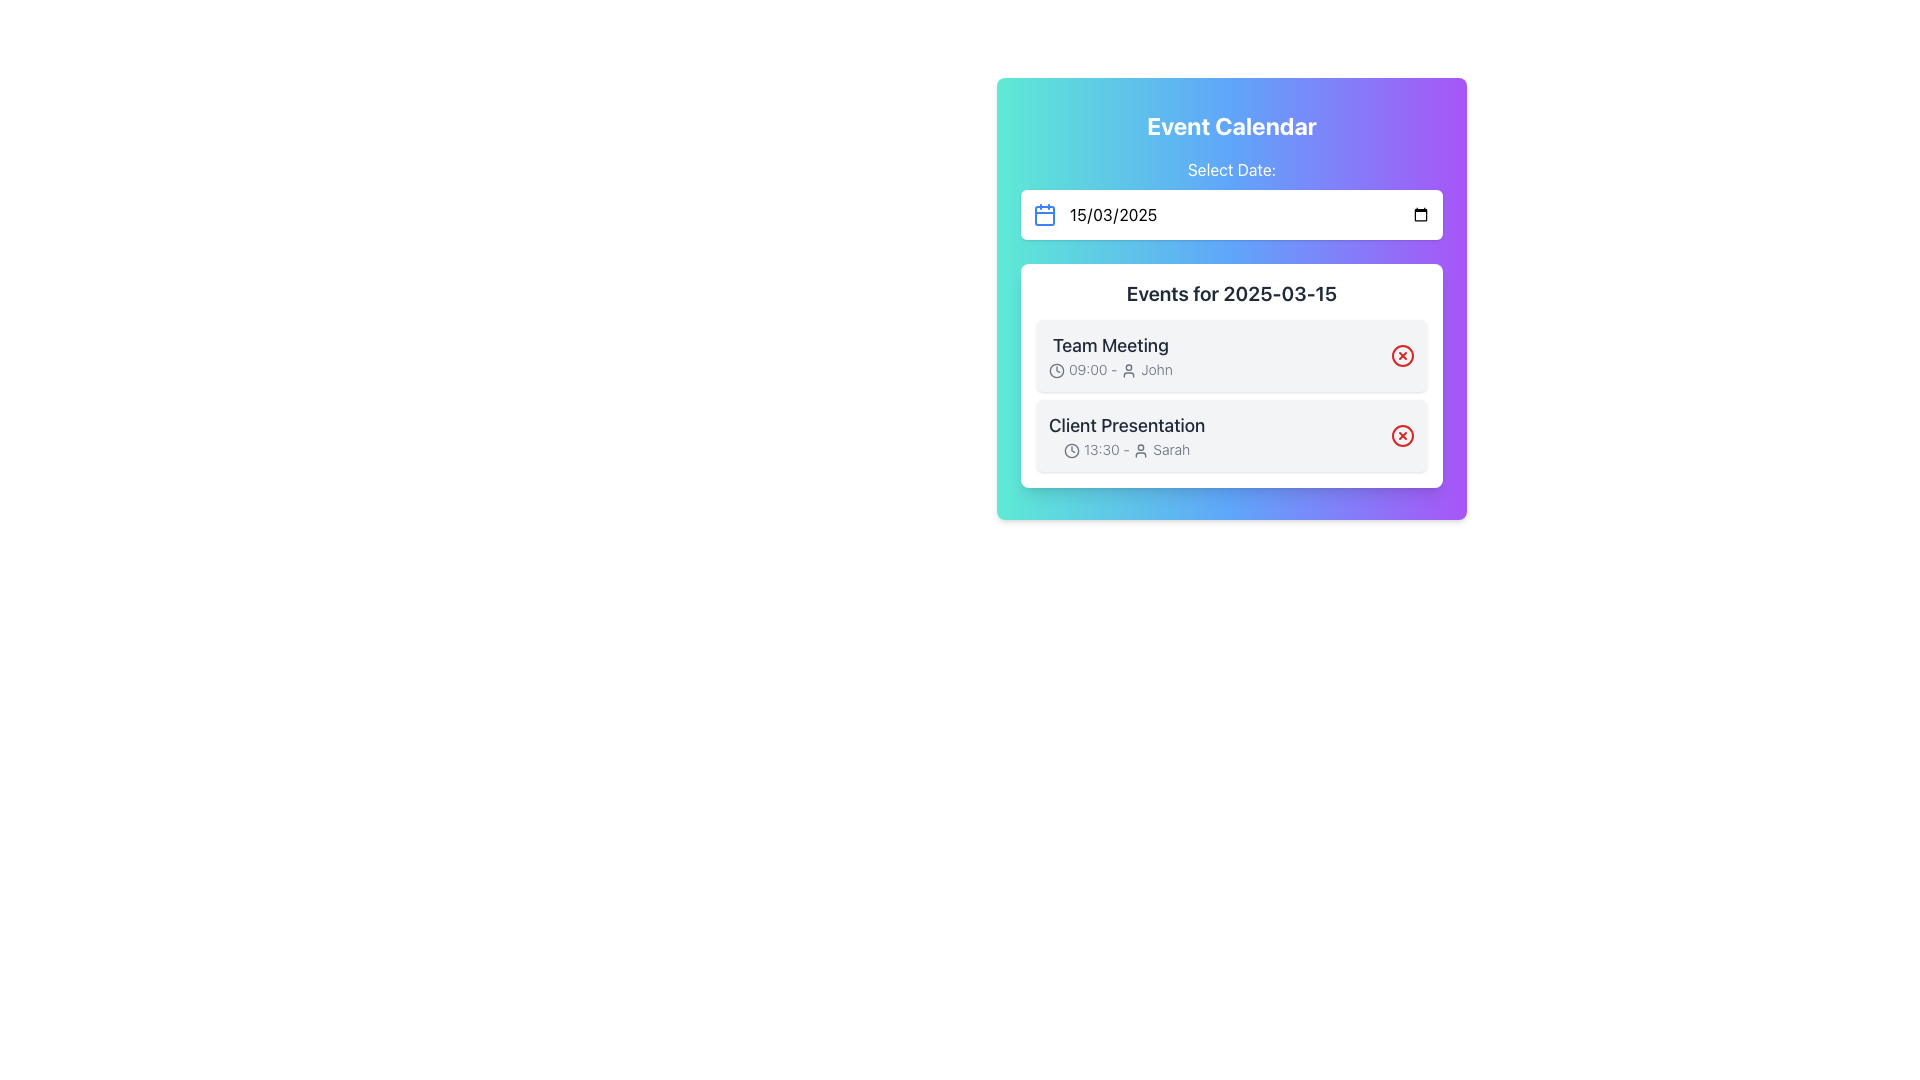 This screenshot has height=1080, width=1920. Describe the element at coordinates (1044, 215) in the screenshot. I see `the calendar icon representing the date selection feature, positioned to the left of the date input field` at that location.